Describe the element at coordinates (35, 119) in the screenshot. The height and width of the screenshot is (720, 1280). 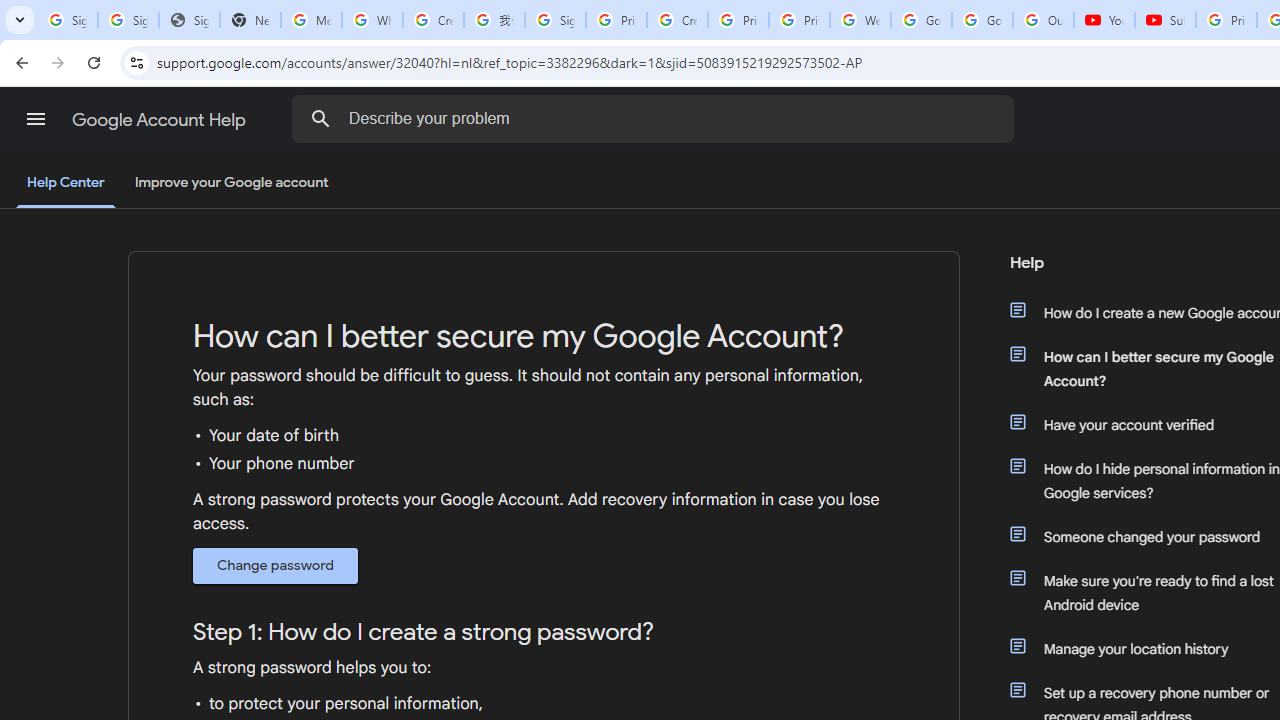
I see `'Main menu'` at that location.